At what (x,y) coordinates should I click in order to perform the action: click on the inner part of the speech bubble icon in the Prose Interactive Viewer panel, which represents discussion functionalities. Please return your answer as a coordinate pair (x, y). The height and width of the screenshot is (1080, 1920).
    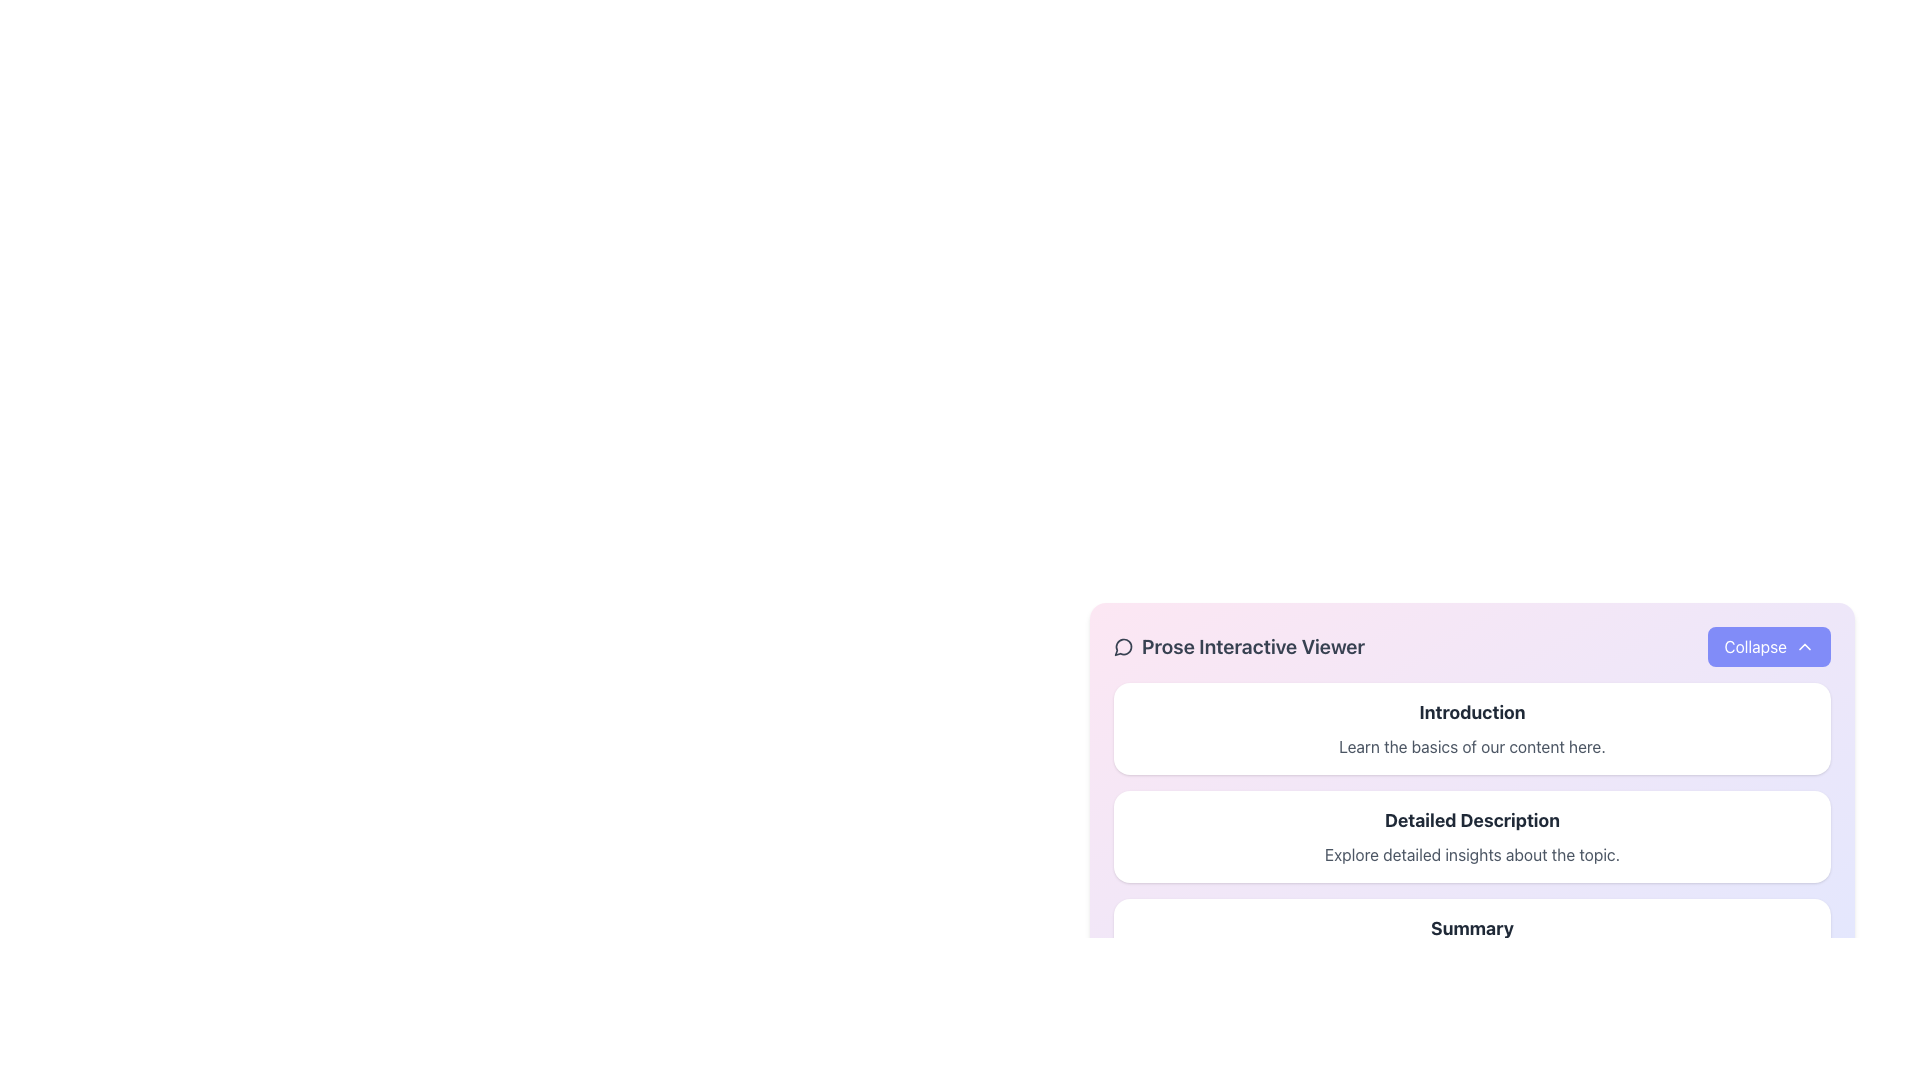
    Looking at the image, I should click on (1123, 647).